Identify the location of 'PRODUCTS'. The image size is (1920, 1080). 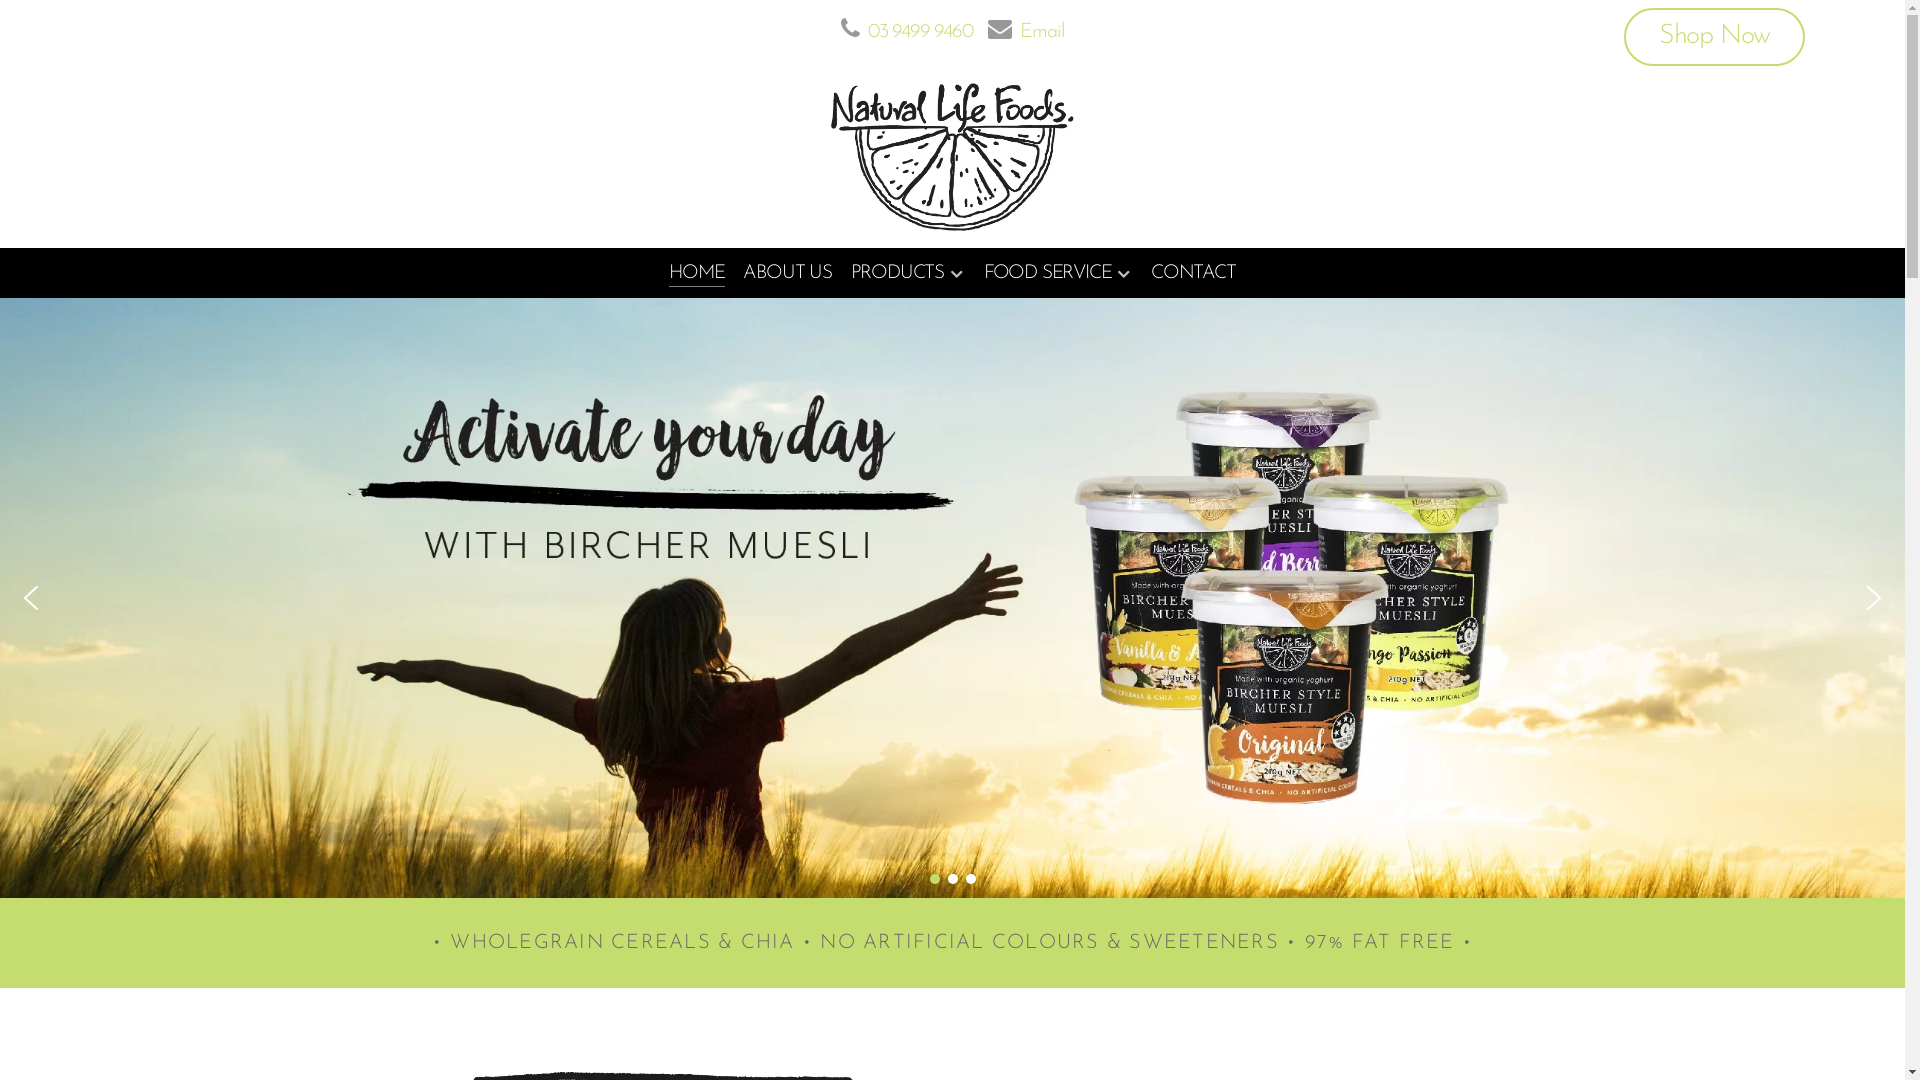
(906, 274).